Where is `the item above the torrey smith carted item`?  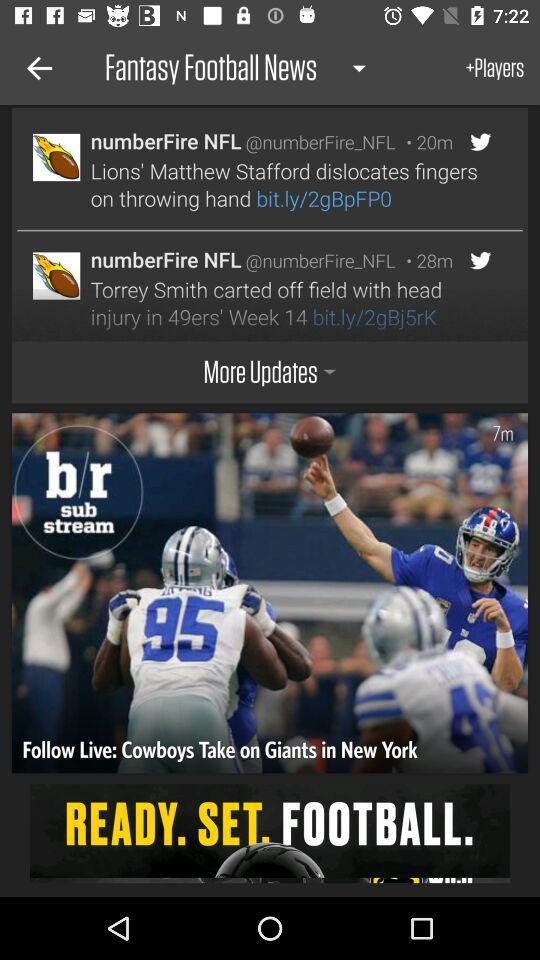
the item above the torrey smith carted item is located at coordinates (423, 259).